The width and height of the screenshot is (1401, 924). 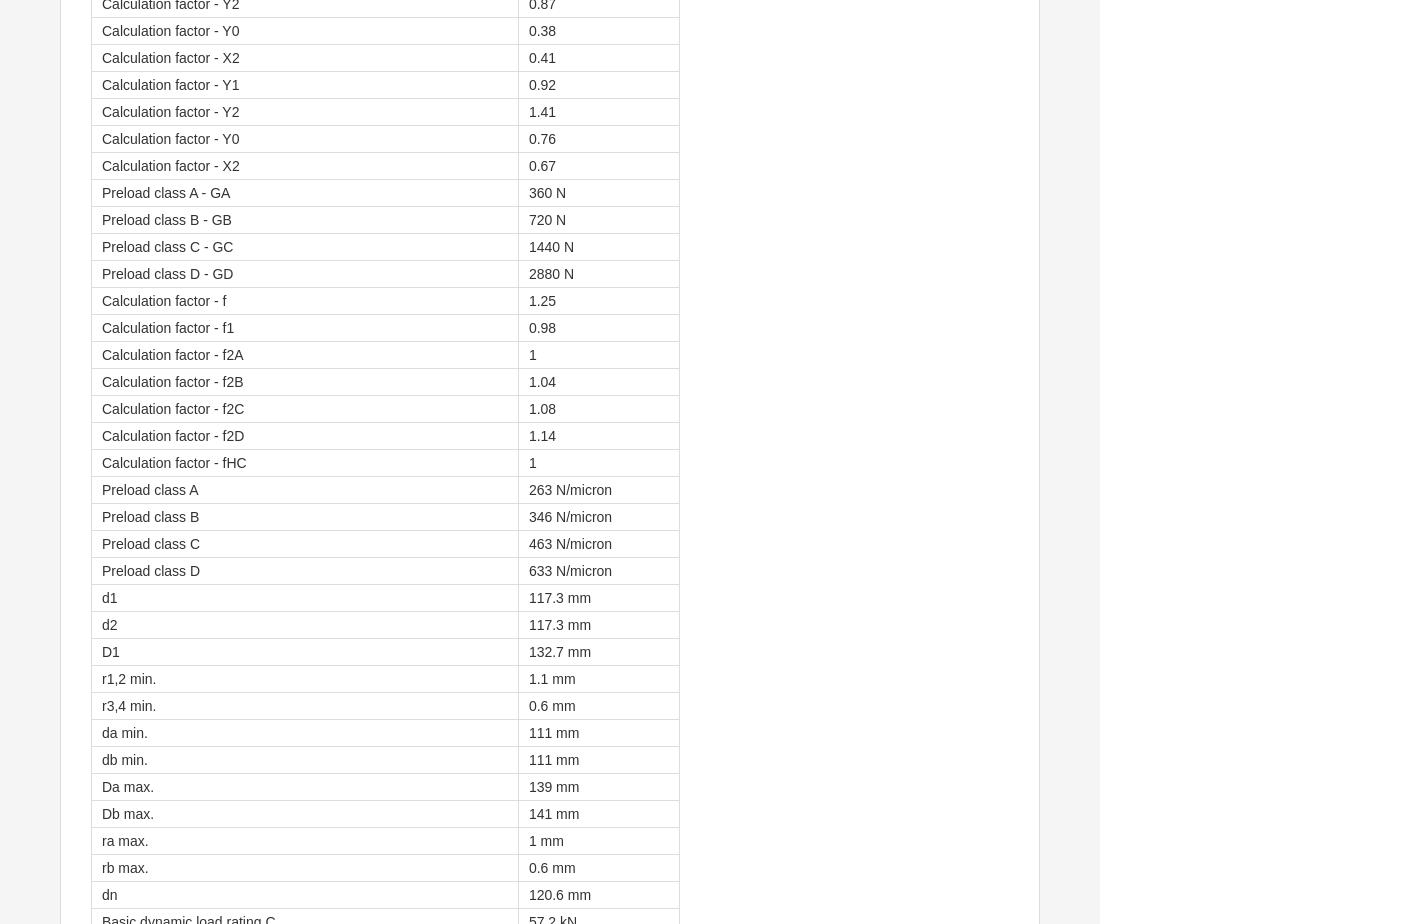 I want to click on '0.38', so click(x=541, y=29).